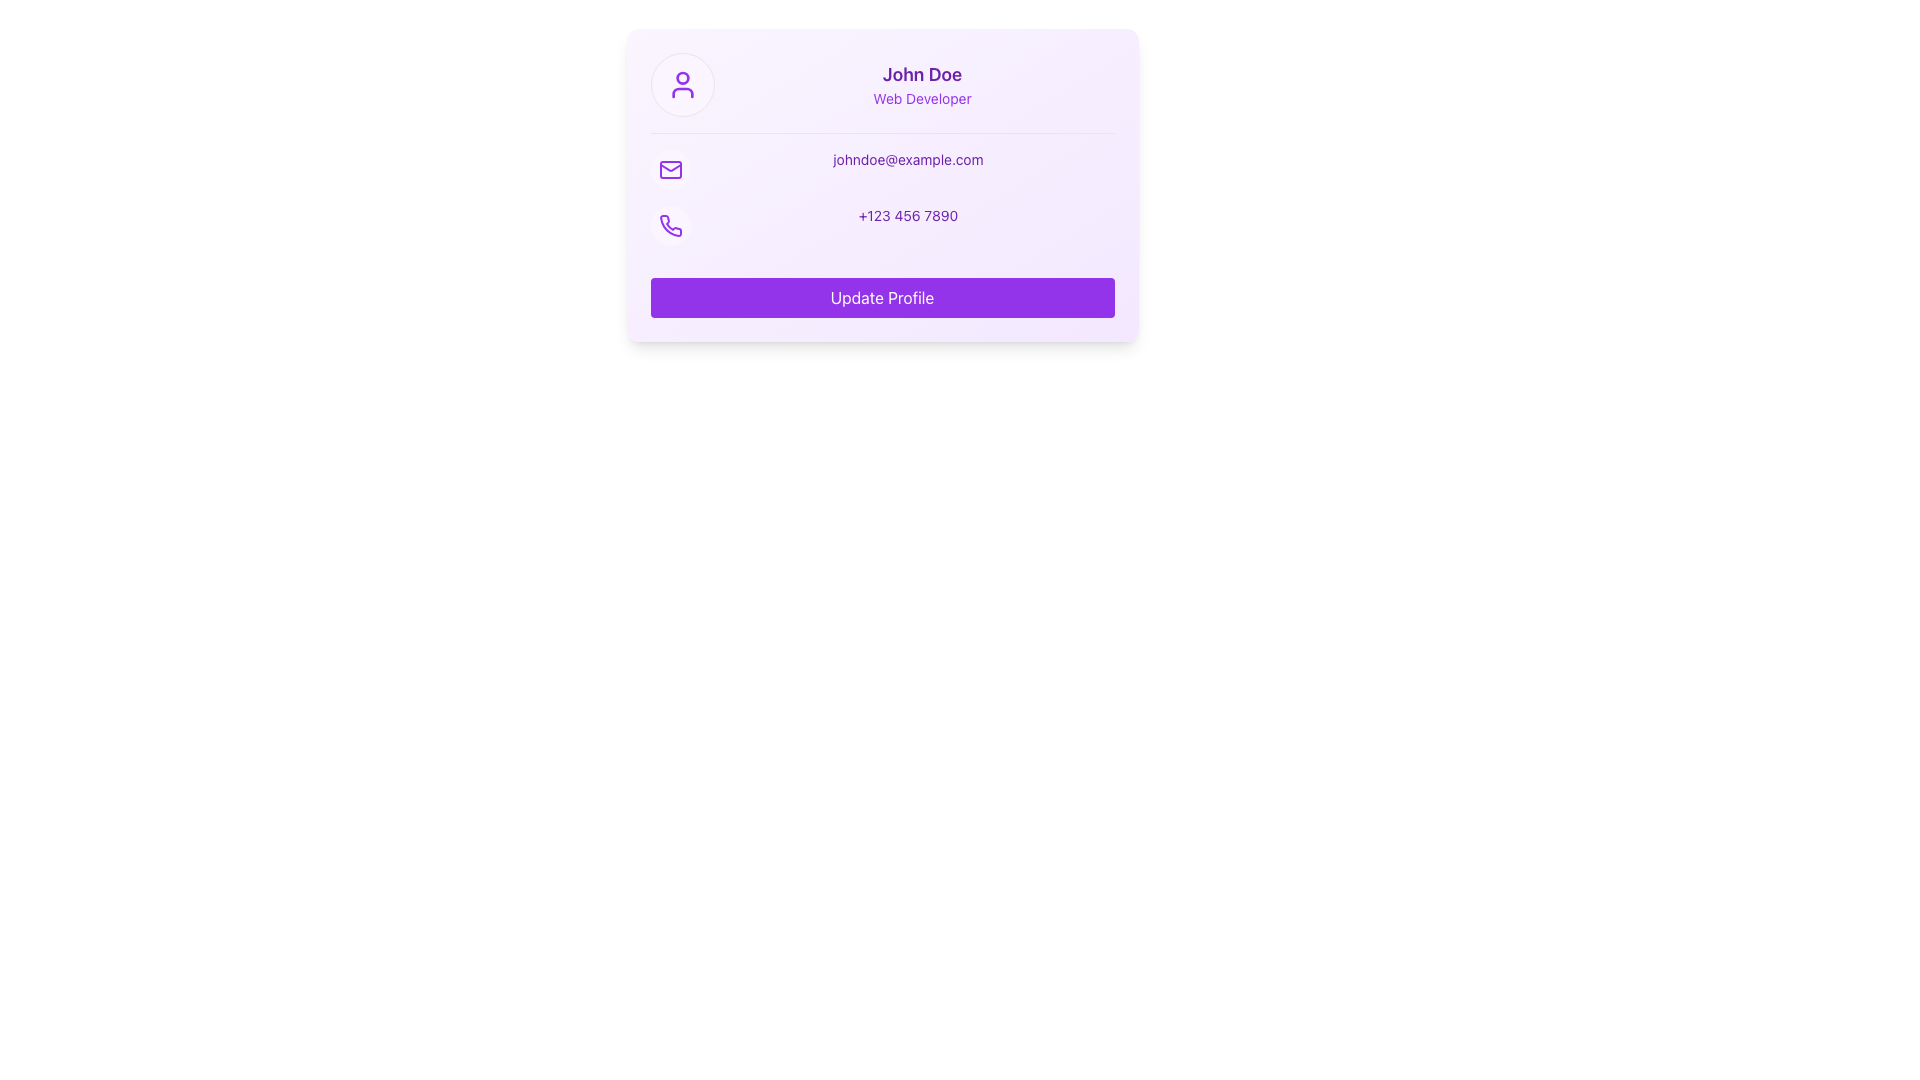  I want to click on the circular icon with a purple envelope symbol located to the left of the email address 'johndoe@example.com' in the second row of the contact information section, so click(670, 168).